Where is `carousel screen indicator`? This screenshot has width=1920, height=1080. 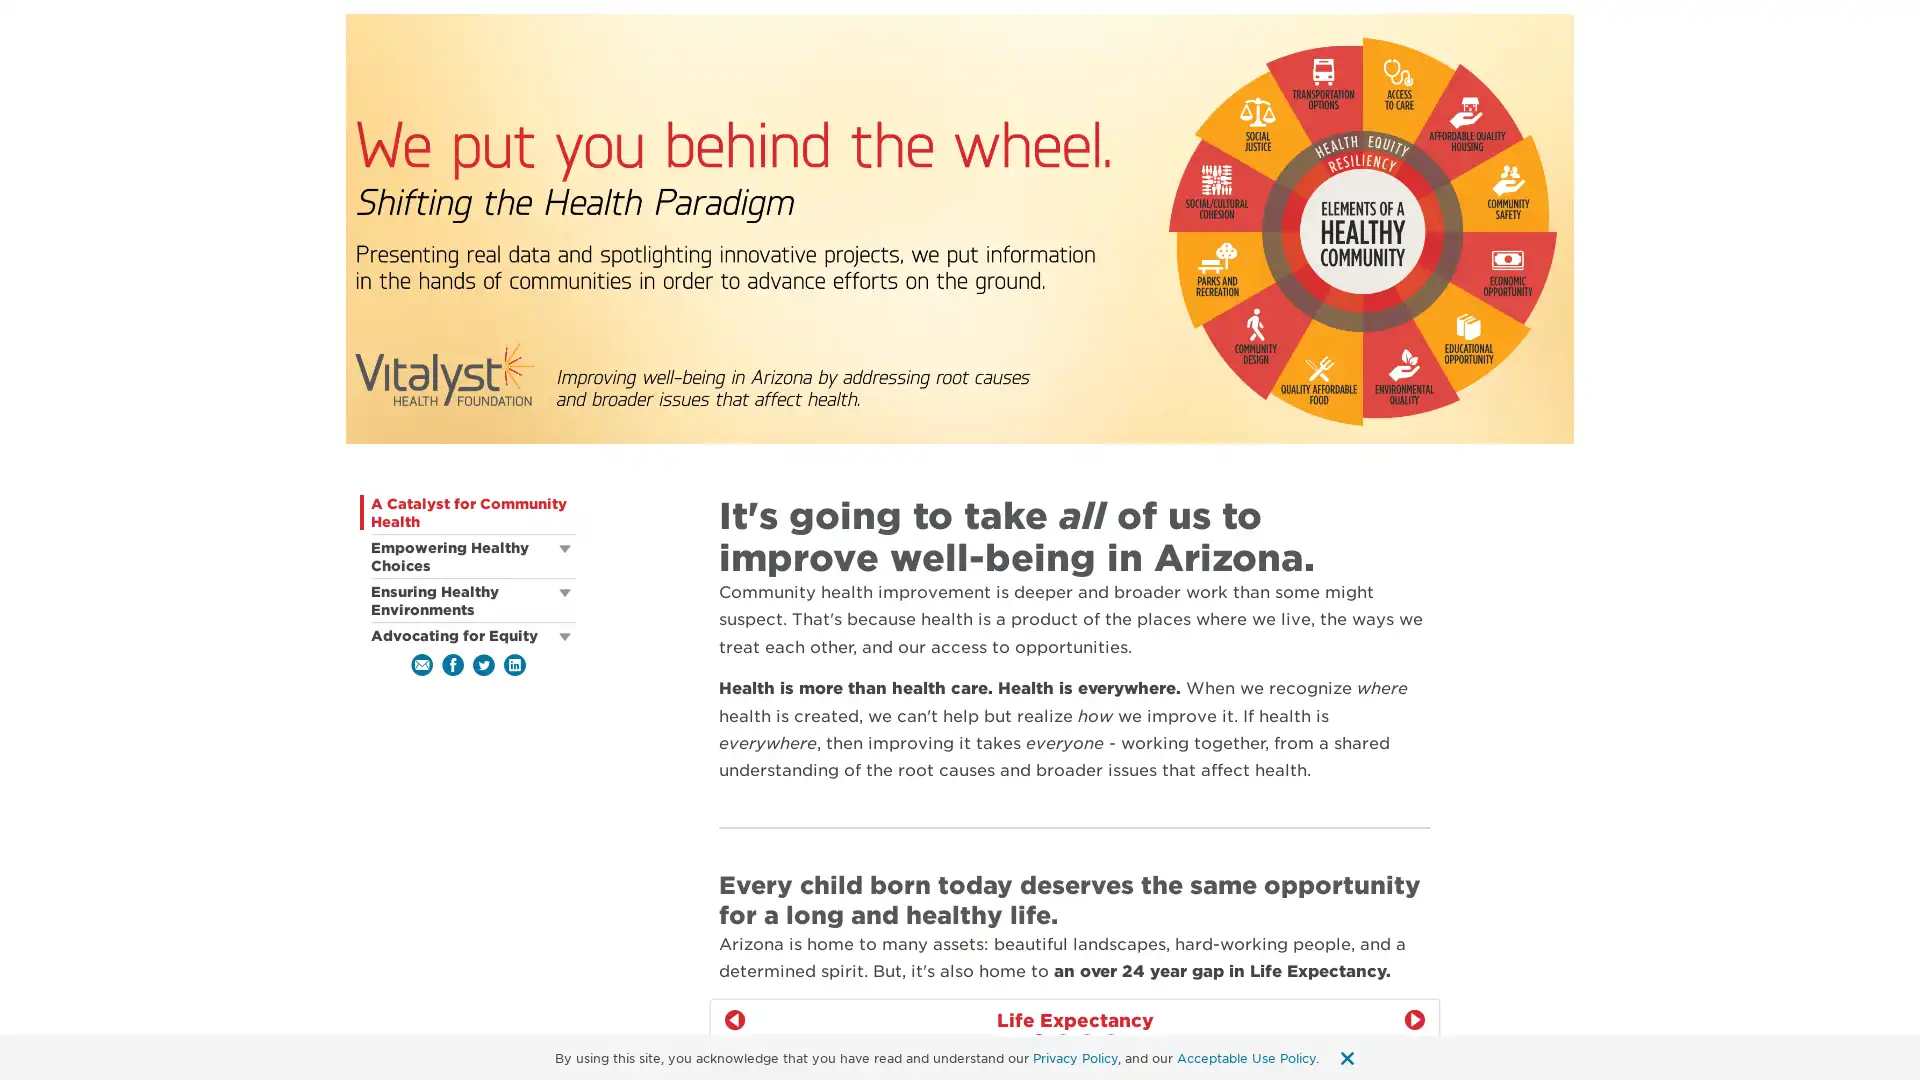
carousel screen indicator is located at coordinates (1061, 1039).